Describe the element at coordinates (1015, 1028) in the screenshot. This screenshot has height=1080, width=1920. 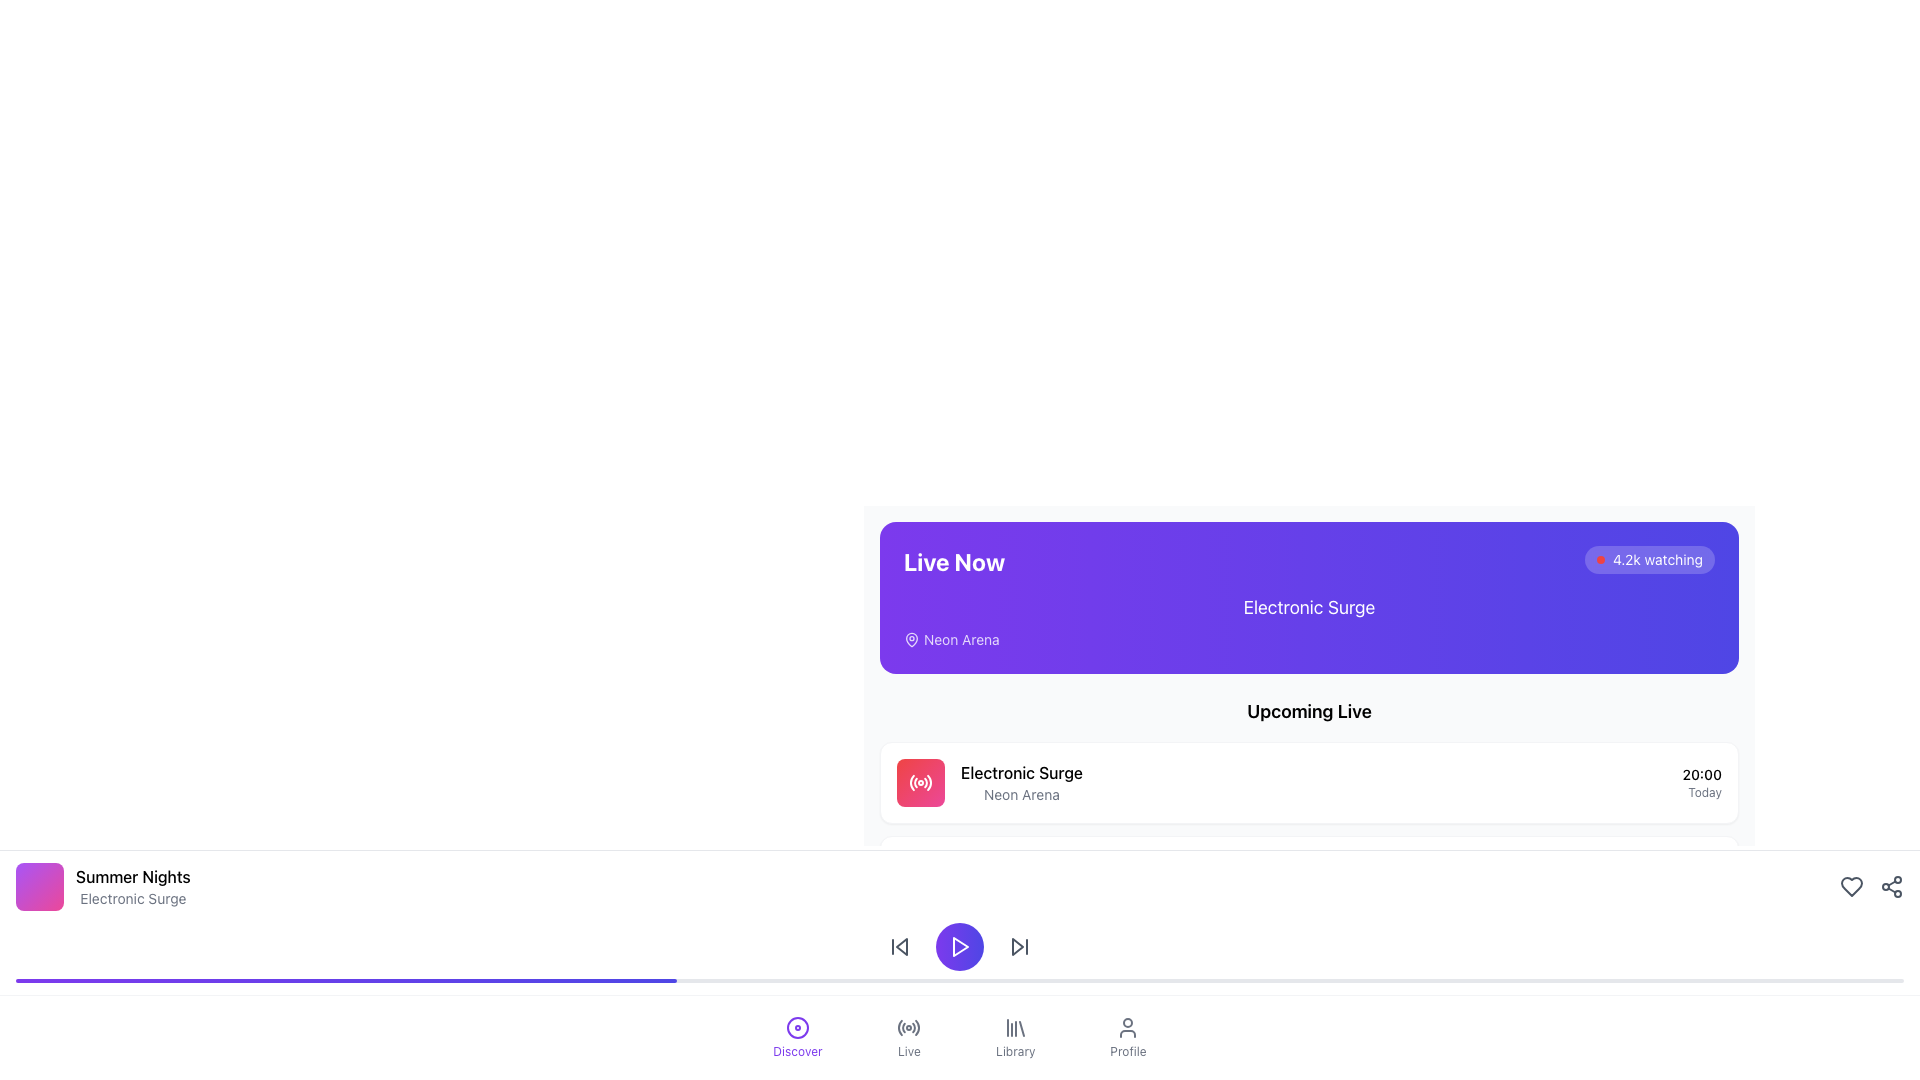
I see `the 'Library' icon in the bottom navigation bar` at that location.